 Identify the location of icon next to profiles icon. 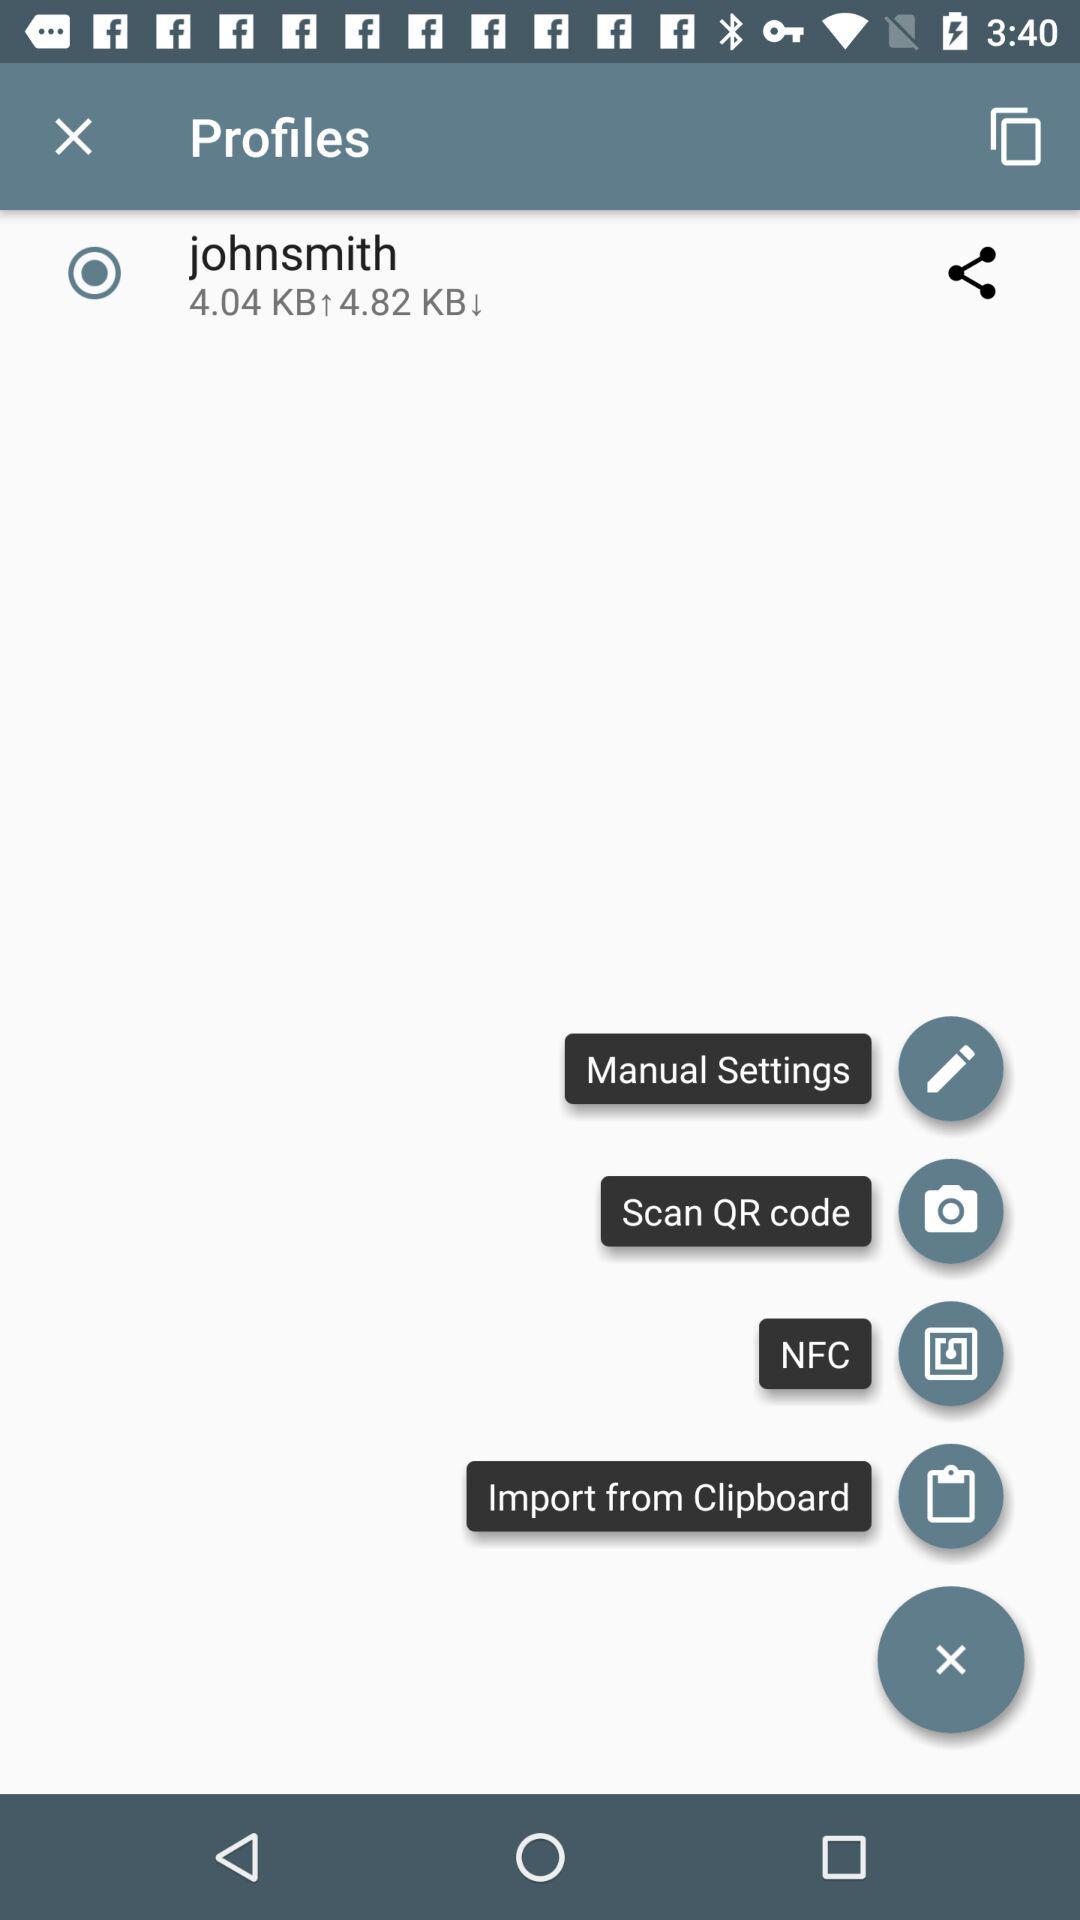
(72, 135).